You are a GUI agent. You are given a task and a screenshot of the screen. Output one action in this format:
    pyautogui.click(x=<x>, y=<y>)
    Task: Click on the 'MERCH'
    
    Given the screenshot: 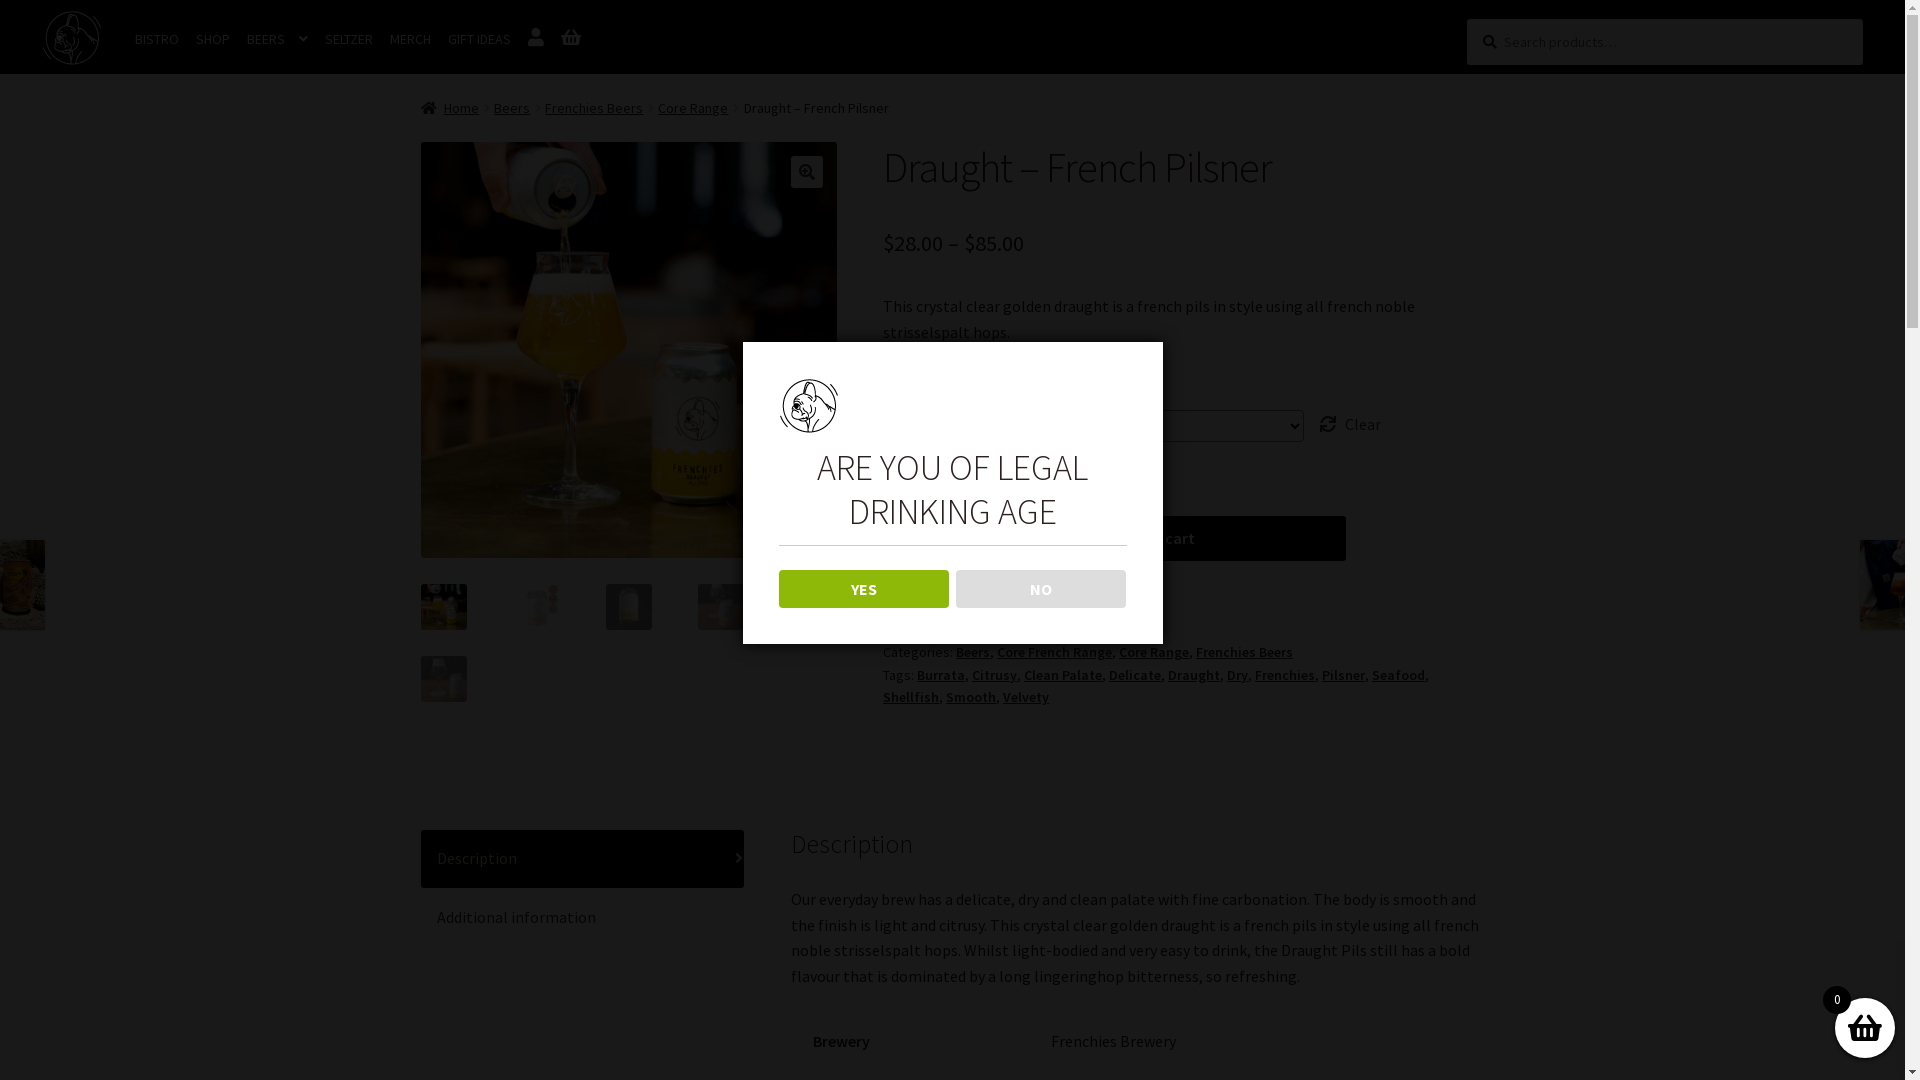 What is the action you would take?
    pyautogui.click(x=409, y=39)
    